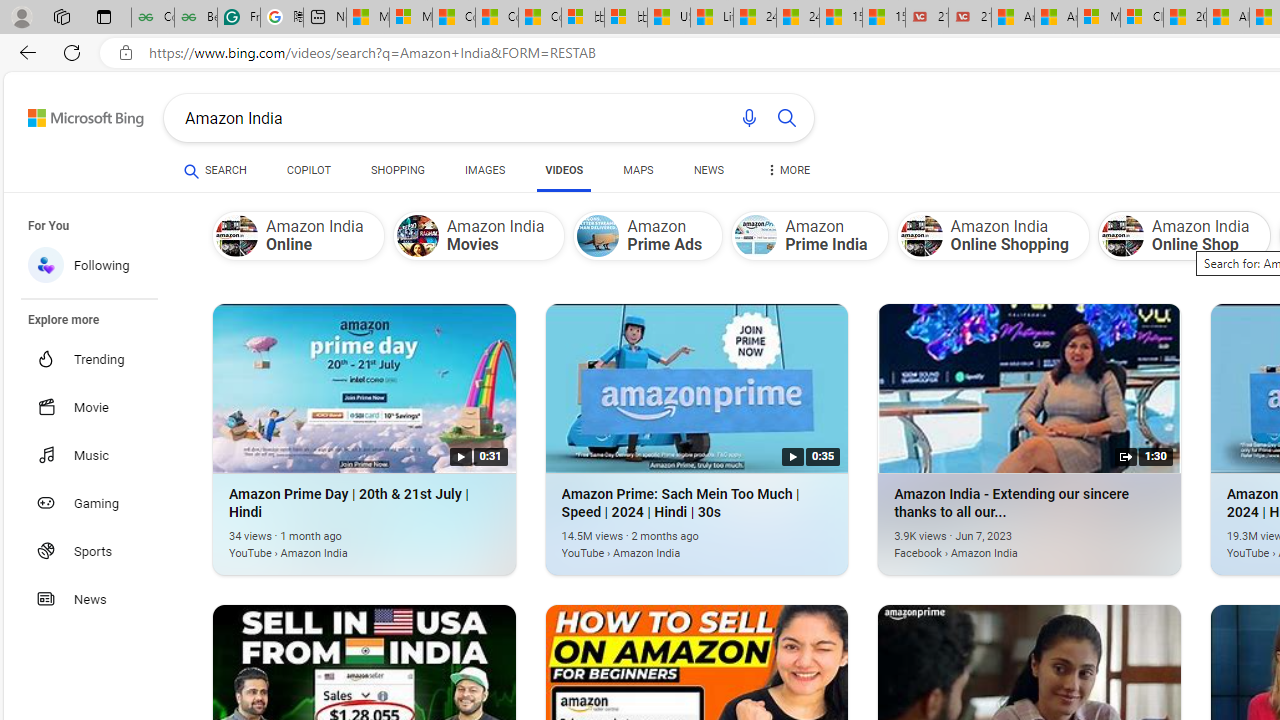  What do you see at coordinates (668, 17) in the screenshot?
I see `'USA TODAY - MSN'` at bounding box center [668, 17].